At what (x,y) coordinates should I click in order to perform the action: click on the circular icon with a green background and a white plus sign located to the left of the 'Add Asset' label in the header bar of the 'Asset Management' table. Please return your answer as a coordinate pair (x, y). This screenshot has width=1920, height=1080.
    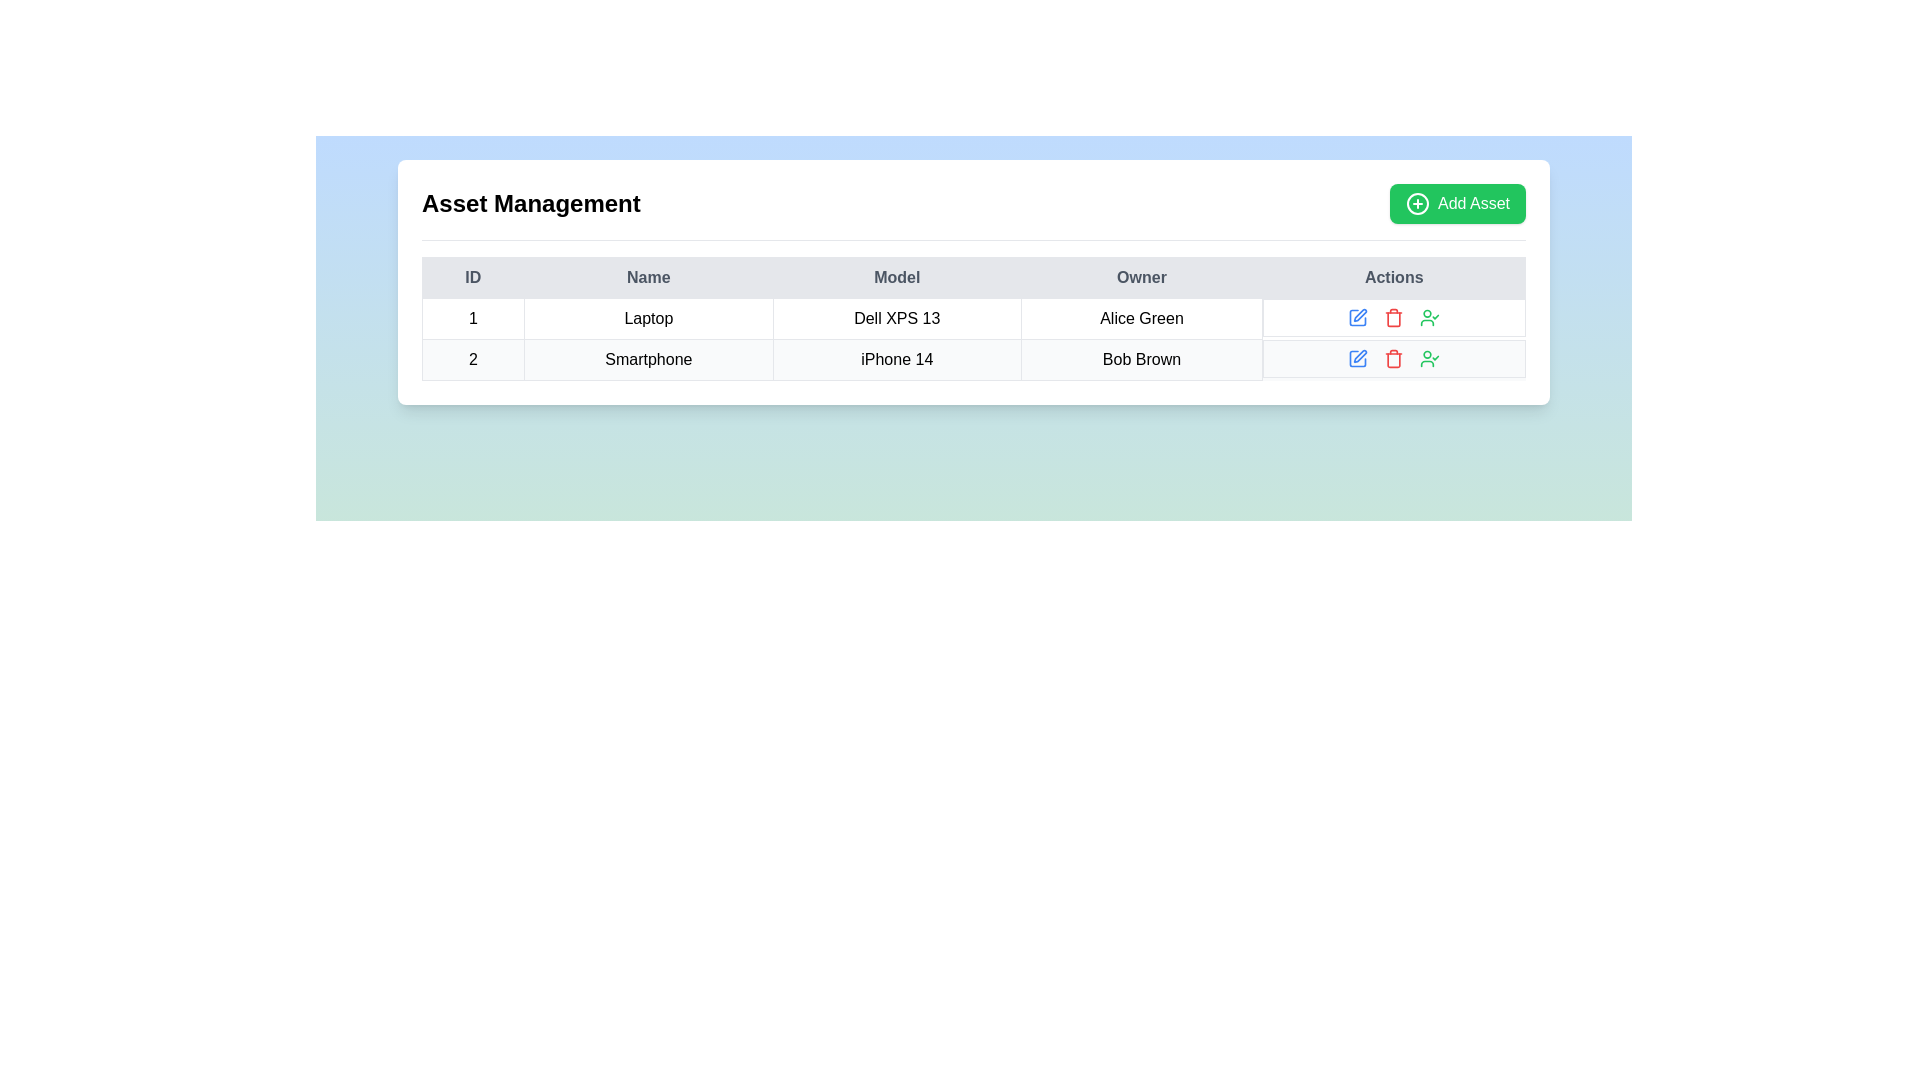
    Looking at the image, I should click on (1416, 204).